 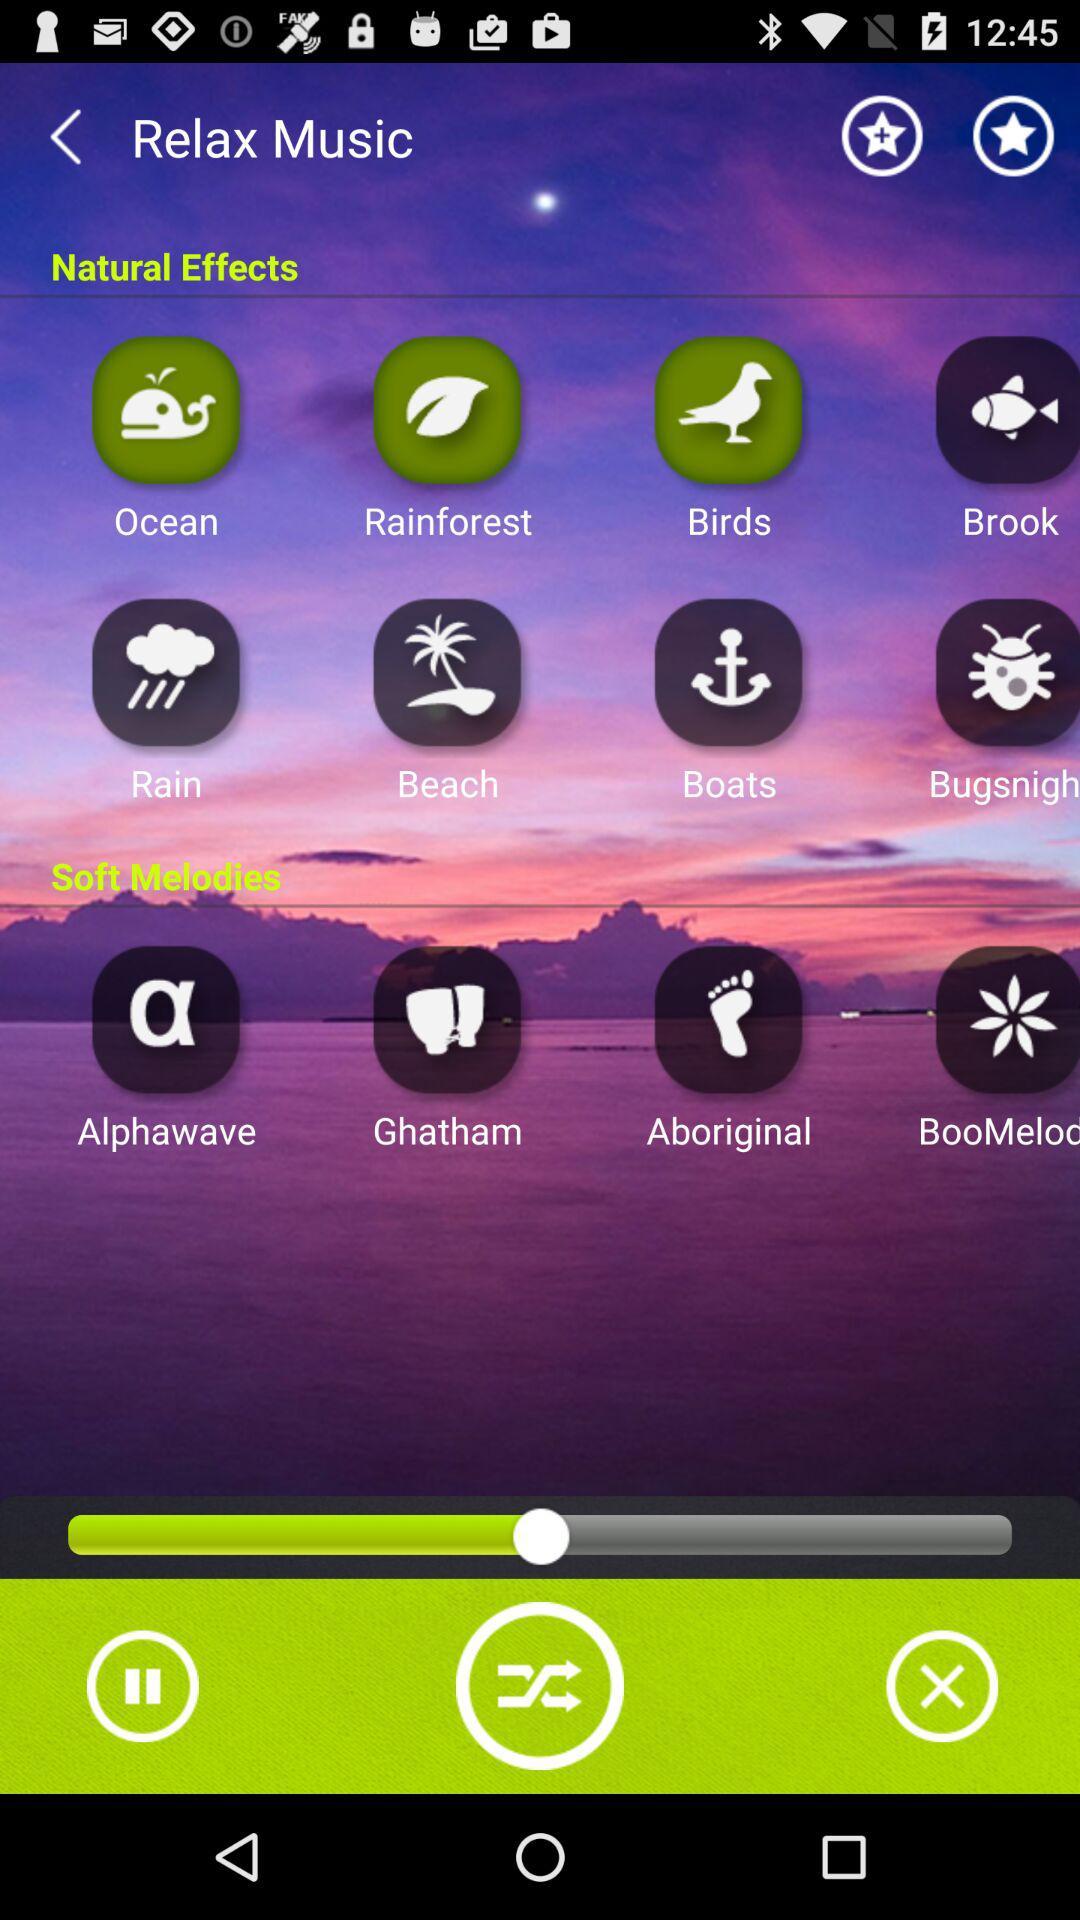 I want to click on shuffle music, so click(x=540, y=1684).